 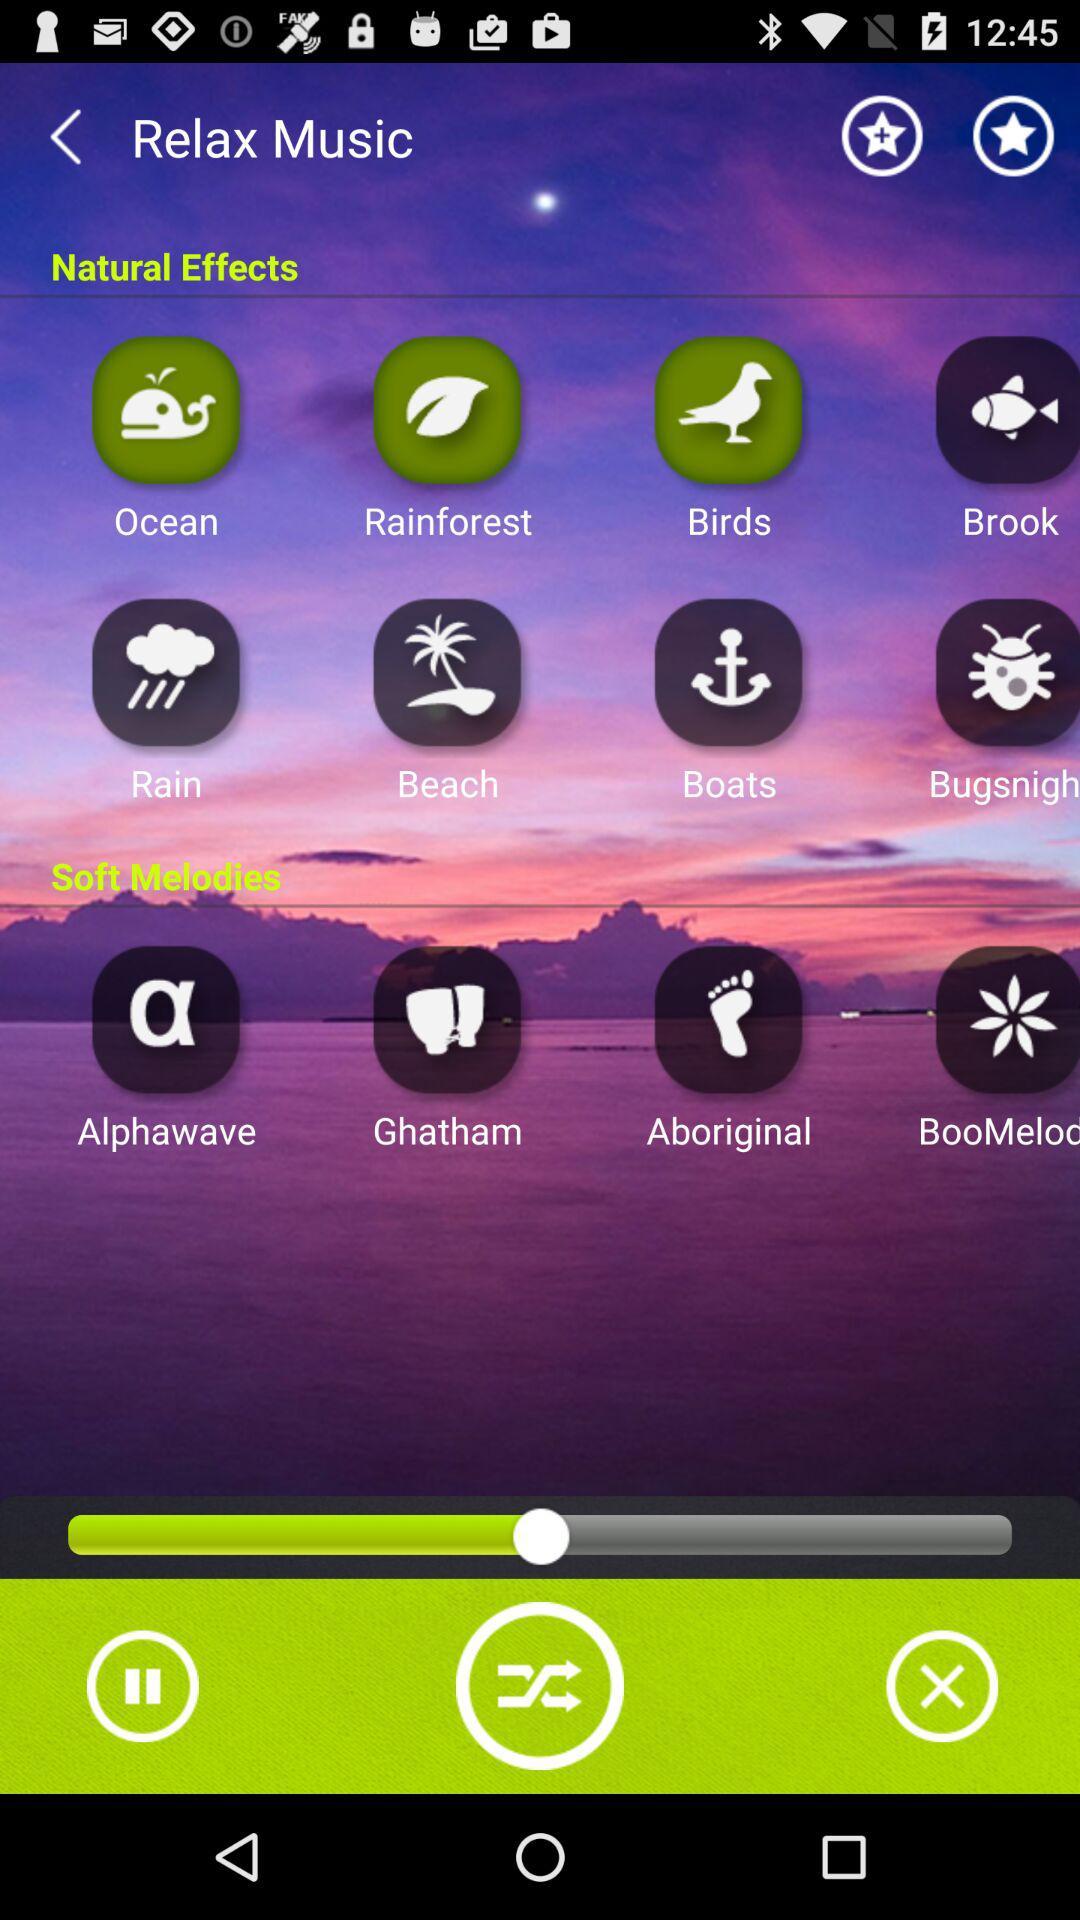 I want to click on shuffle music, so click(x=540, y=1684).